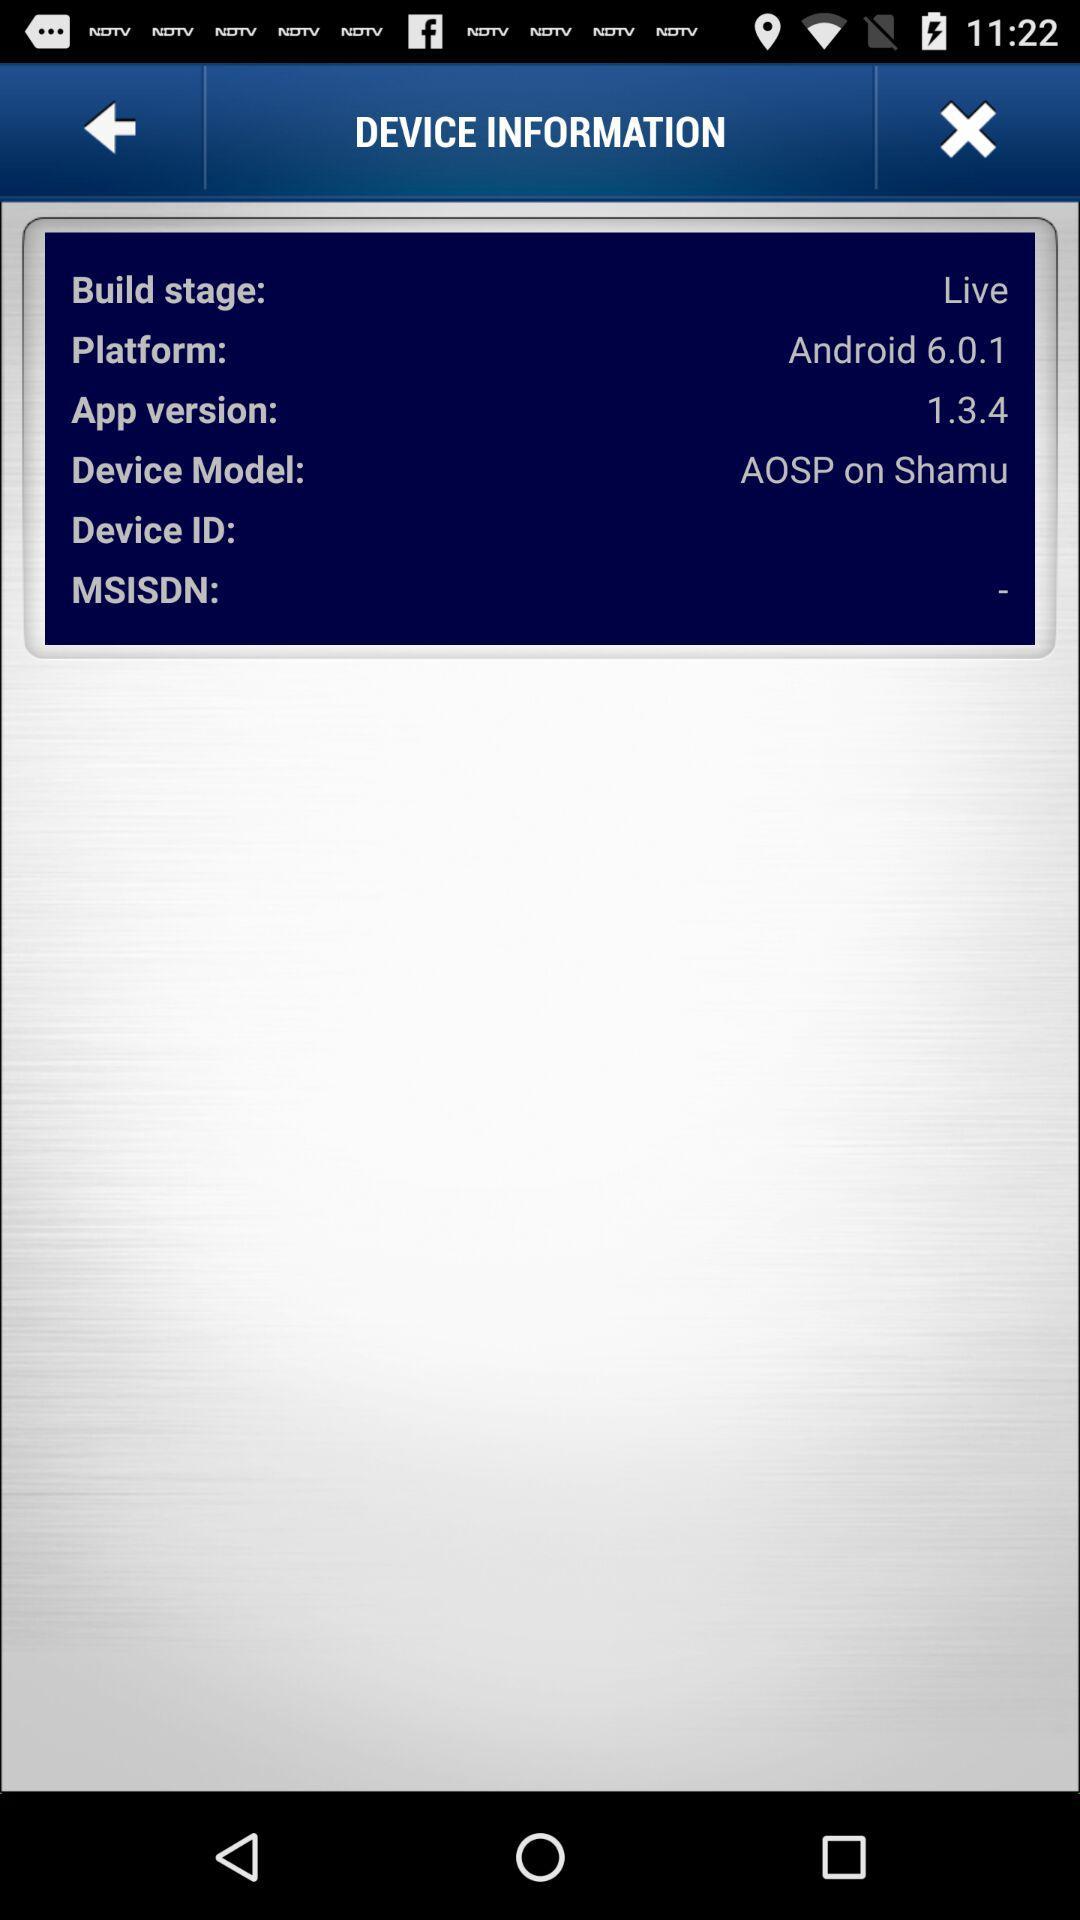 The height and width of the screenshot is (1920, 1080). What do you see at coordinates (114, 129) in the screenshot?
I see `item next to device information` at bounding box center [114, 129].